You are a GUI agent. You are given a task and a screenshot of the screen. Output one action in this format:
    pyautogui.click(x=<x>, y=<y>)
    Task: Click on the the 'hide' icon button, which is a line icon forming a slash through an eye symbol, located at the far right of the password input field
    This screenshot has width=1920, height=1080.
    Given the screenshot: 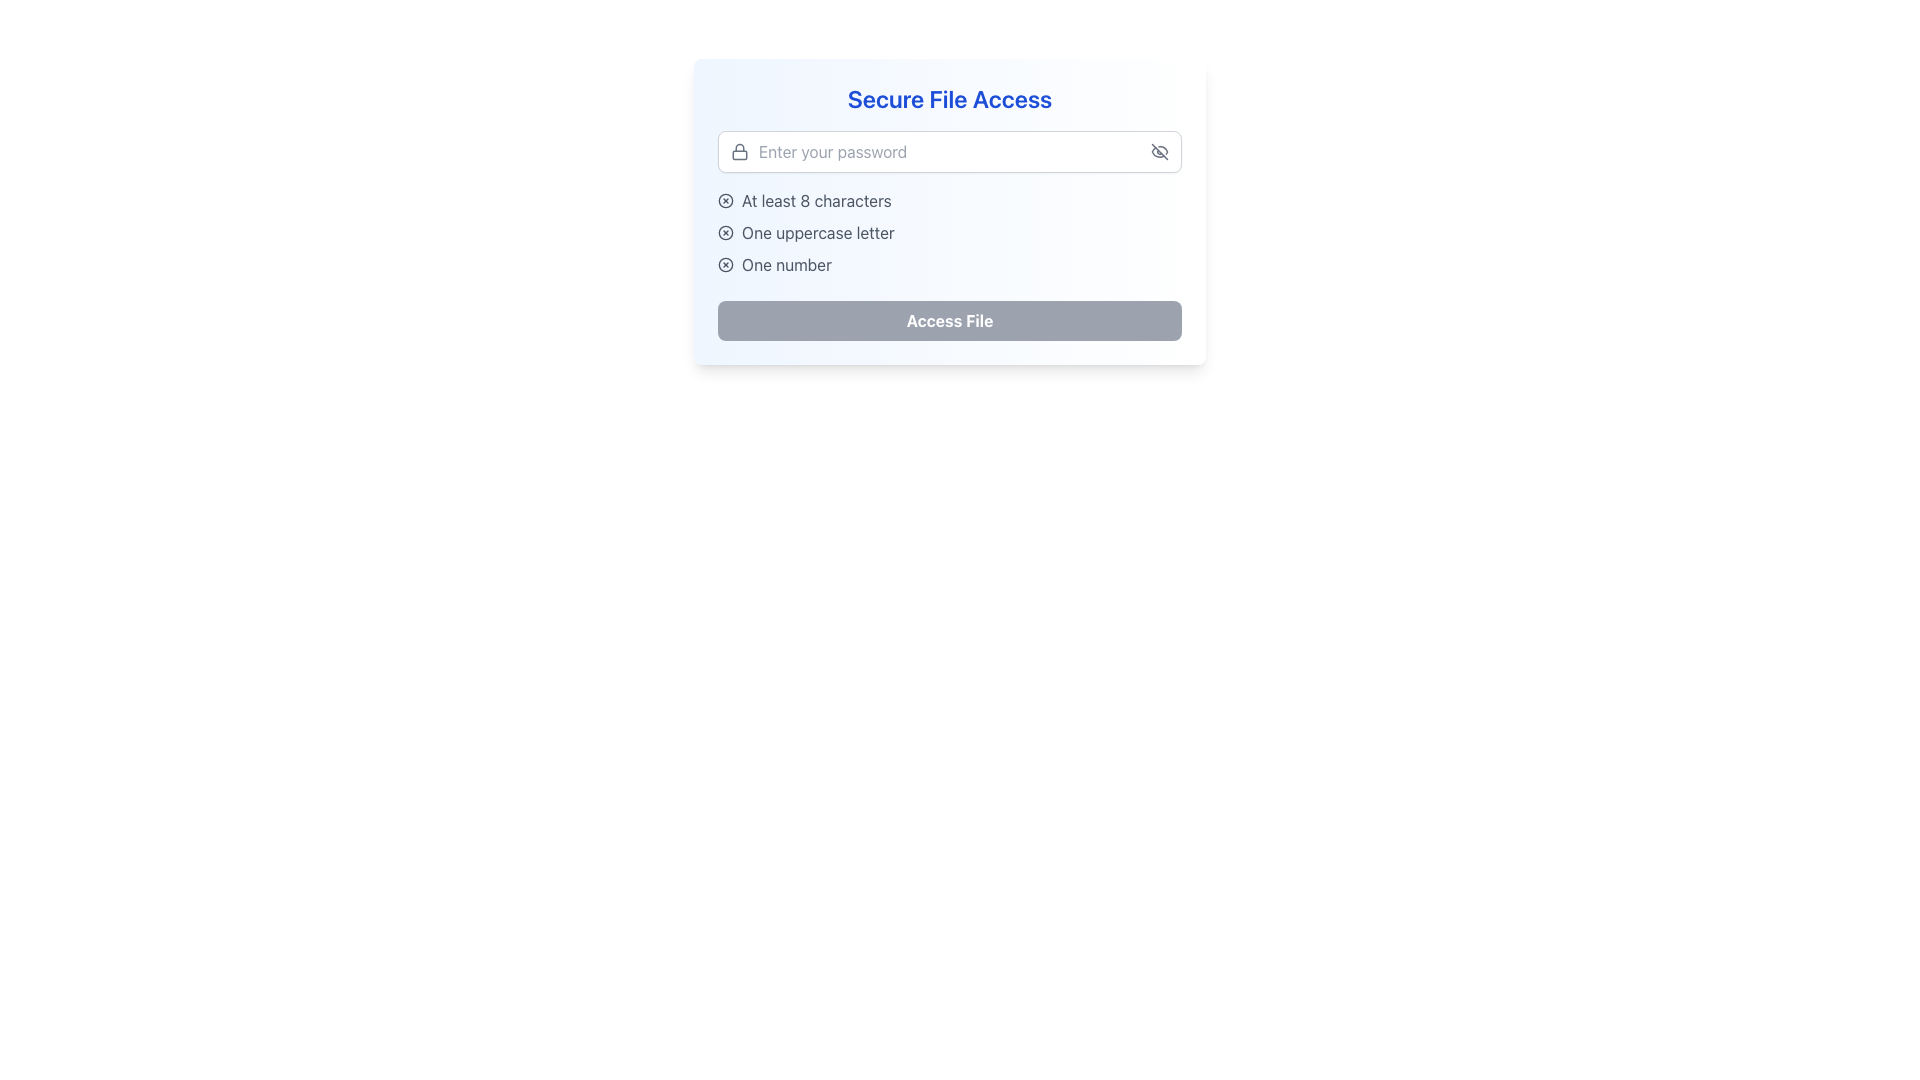 What is the action you would take?
    pyautogui.click(x=1160, y=150)
    